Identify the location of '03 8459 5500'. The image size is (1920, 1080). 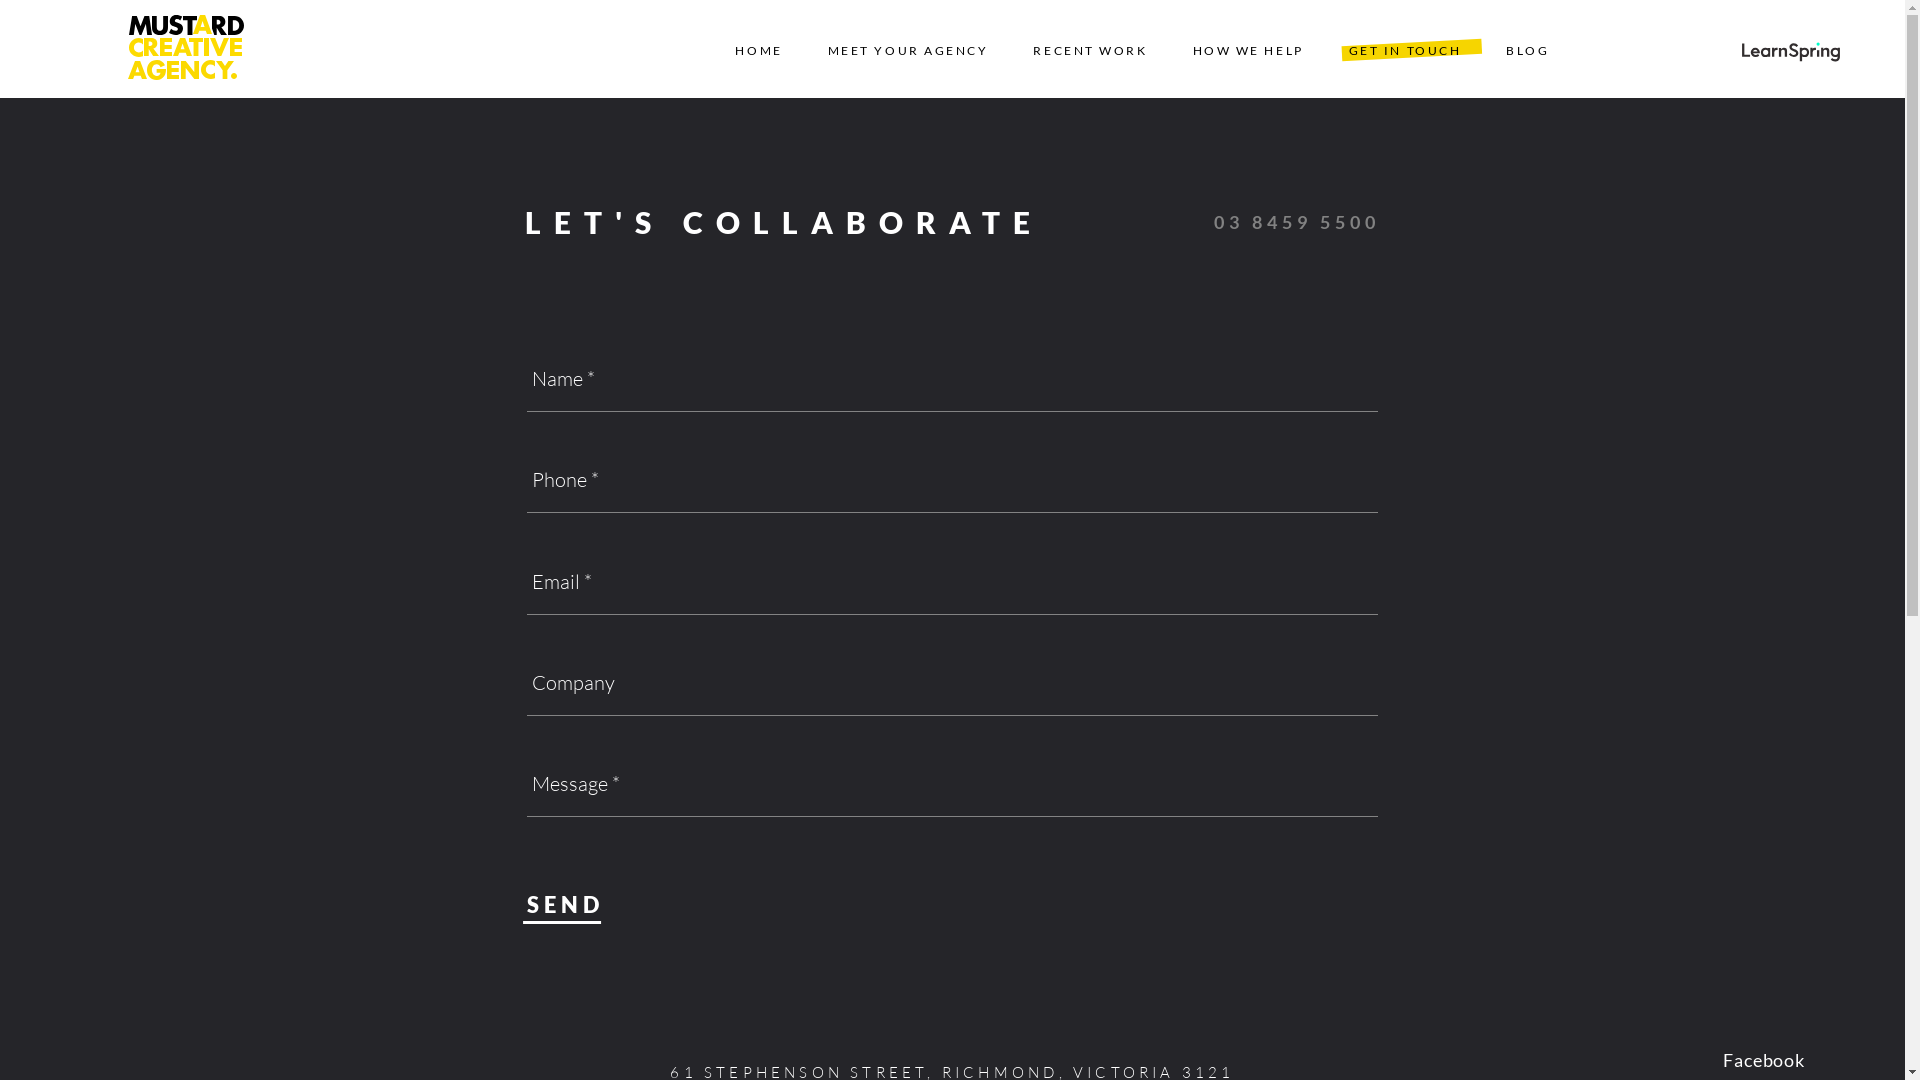
(1271, 222).